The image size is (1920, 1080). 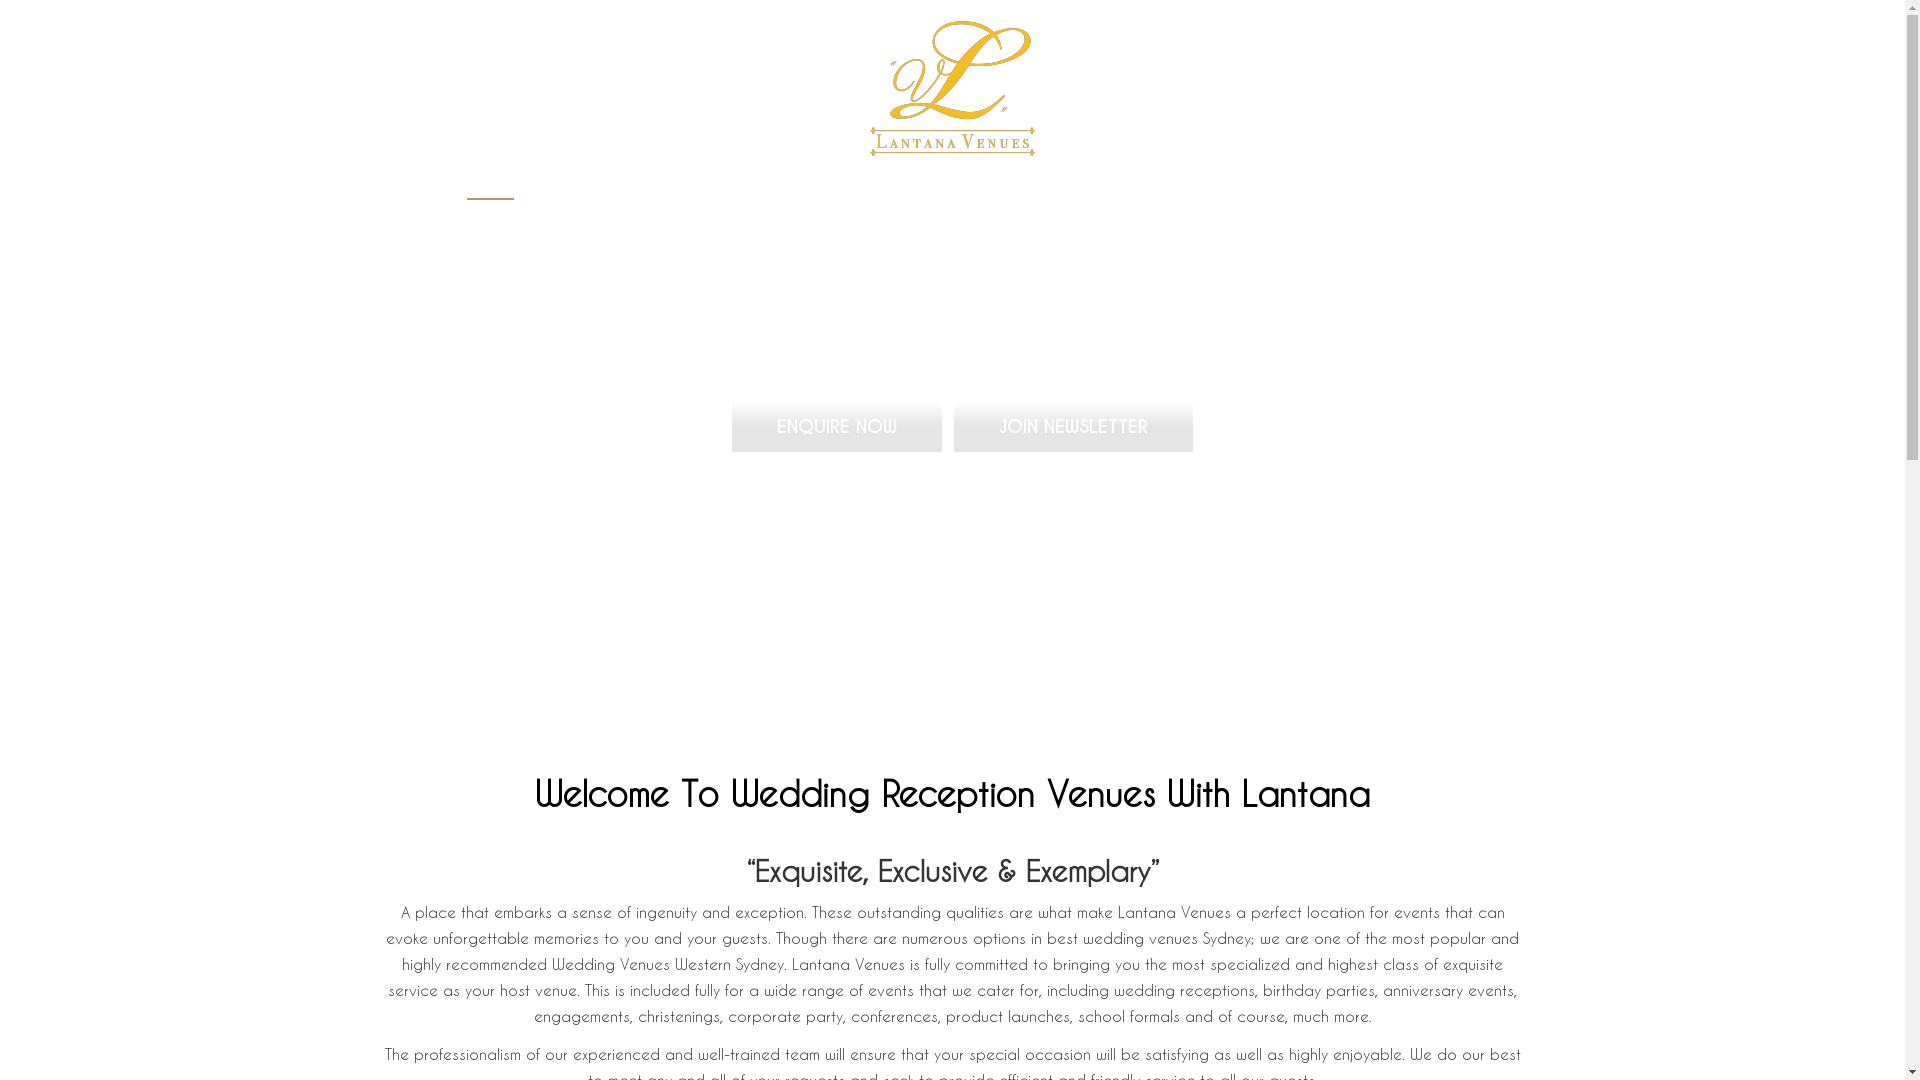 I want to click on 'OUR VENUES', so click(x=622, y=188).